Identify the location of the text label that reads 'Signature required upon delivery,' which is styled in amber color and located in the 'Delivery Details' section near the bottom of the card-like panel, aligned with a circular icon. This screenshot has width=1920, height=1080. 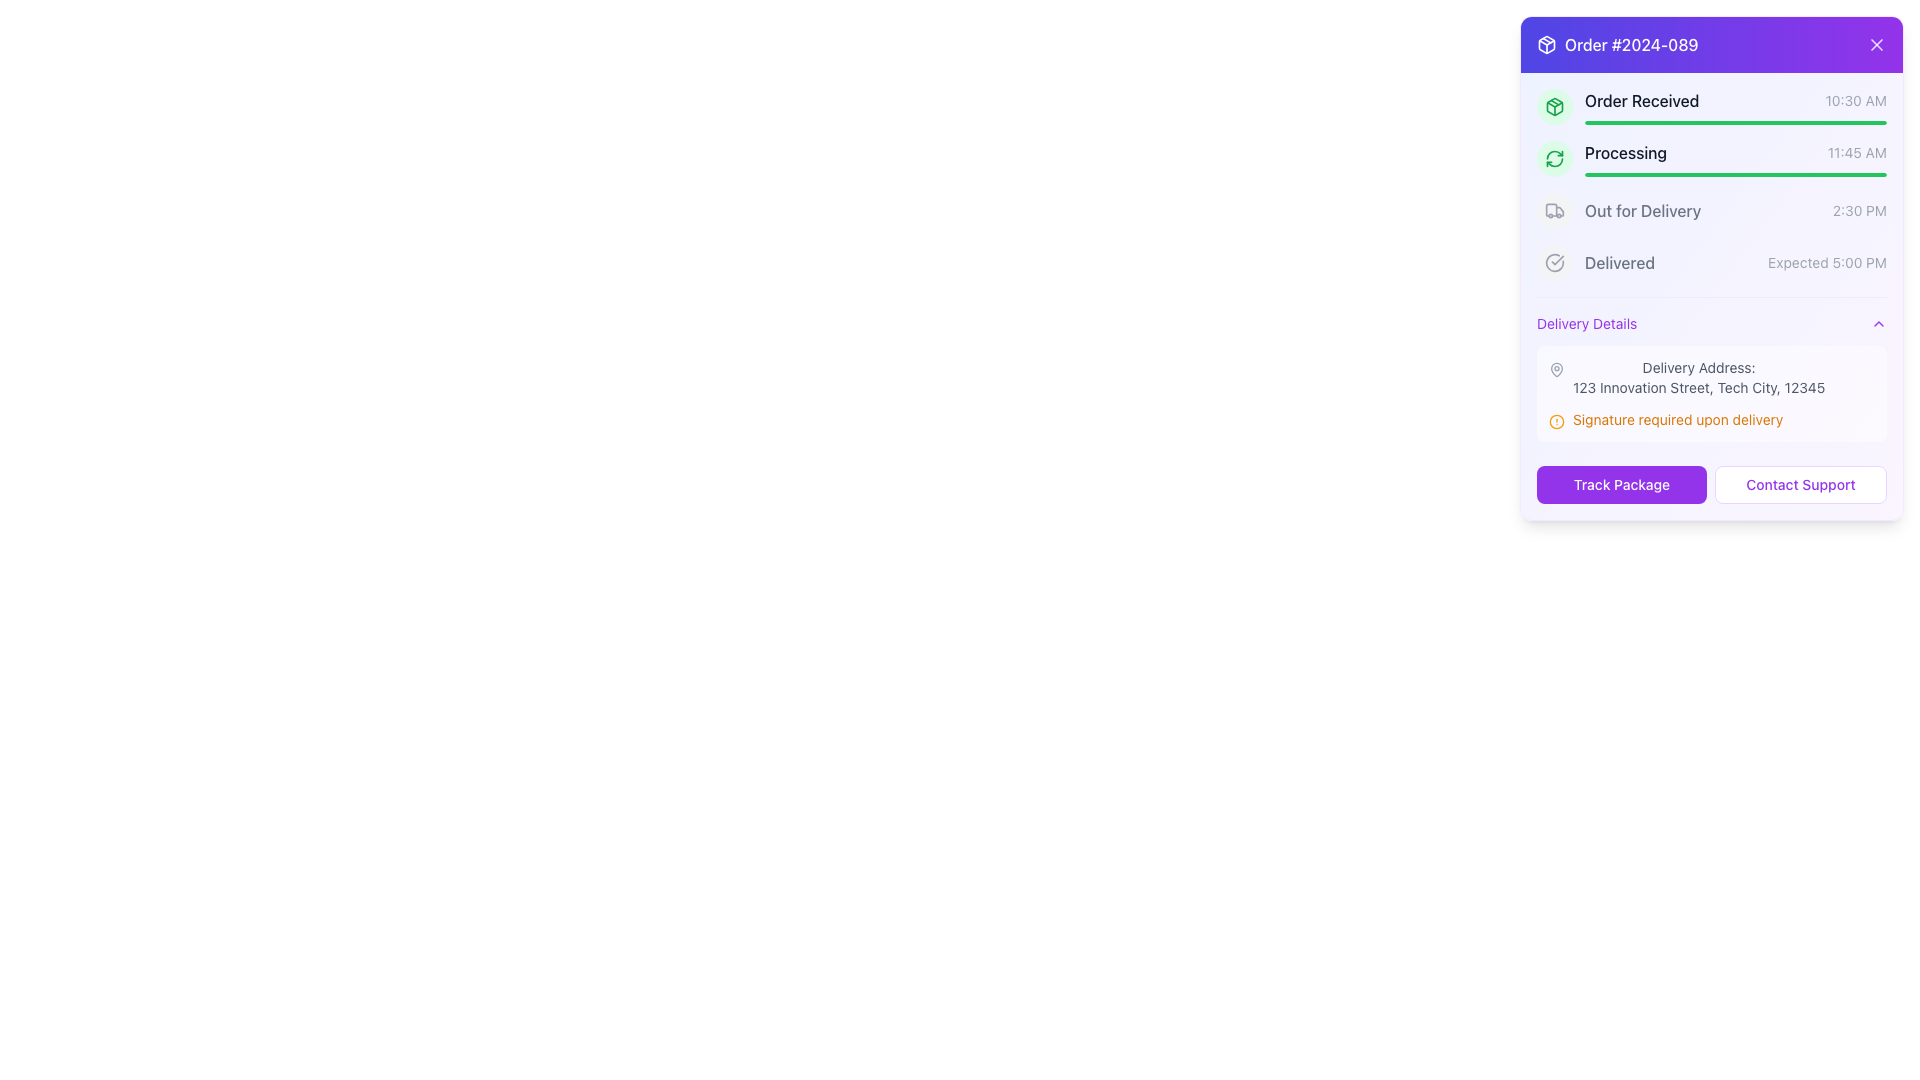
(1678, 419).